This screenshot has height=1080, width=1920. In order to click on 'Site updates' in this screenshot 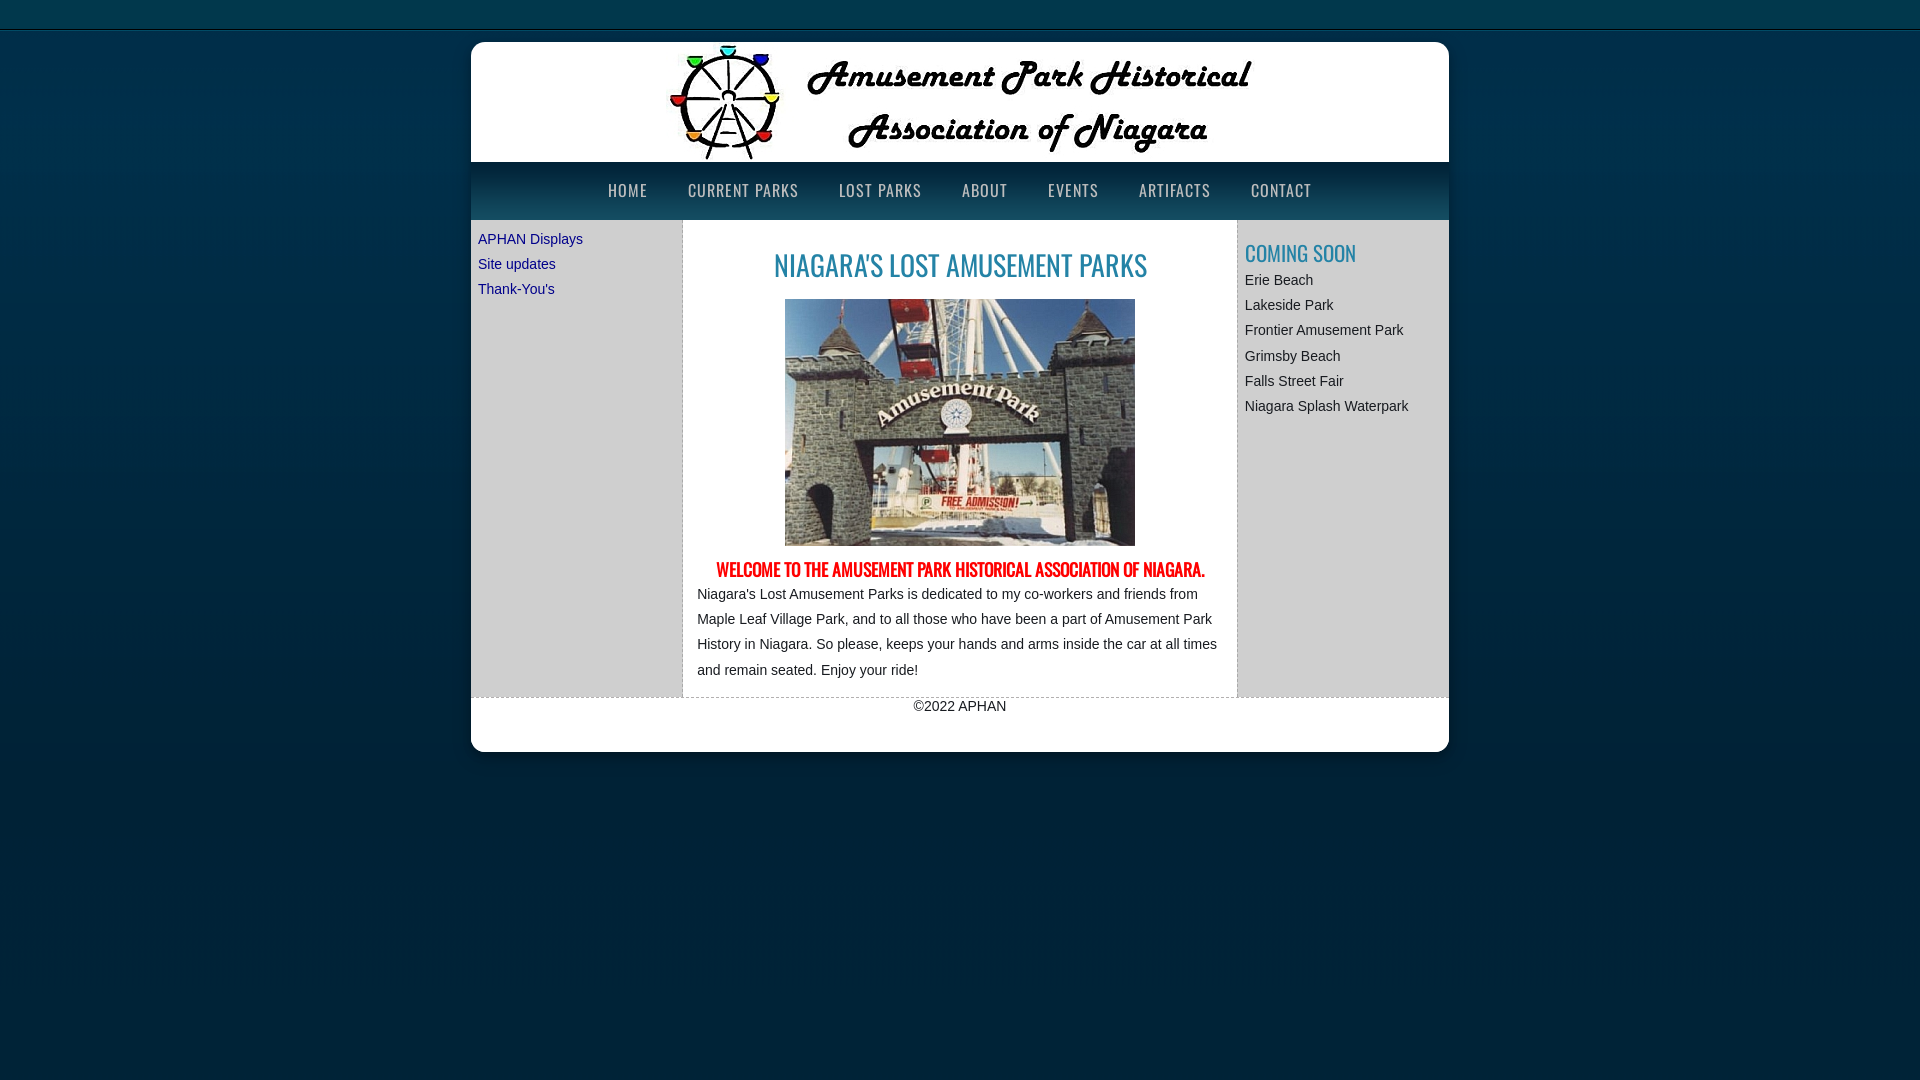, I will do `click(517, 262)`.